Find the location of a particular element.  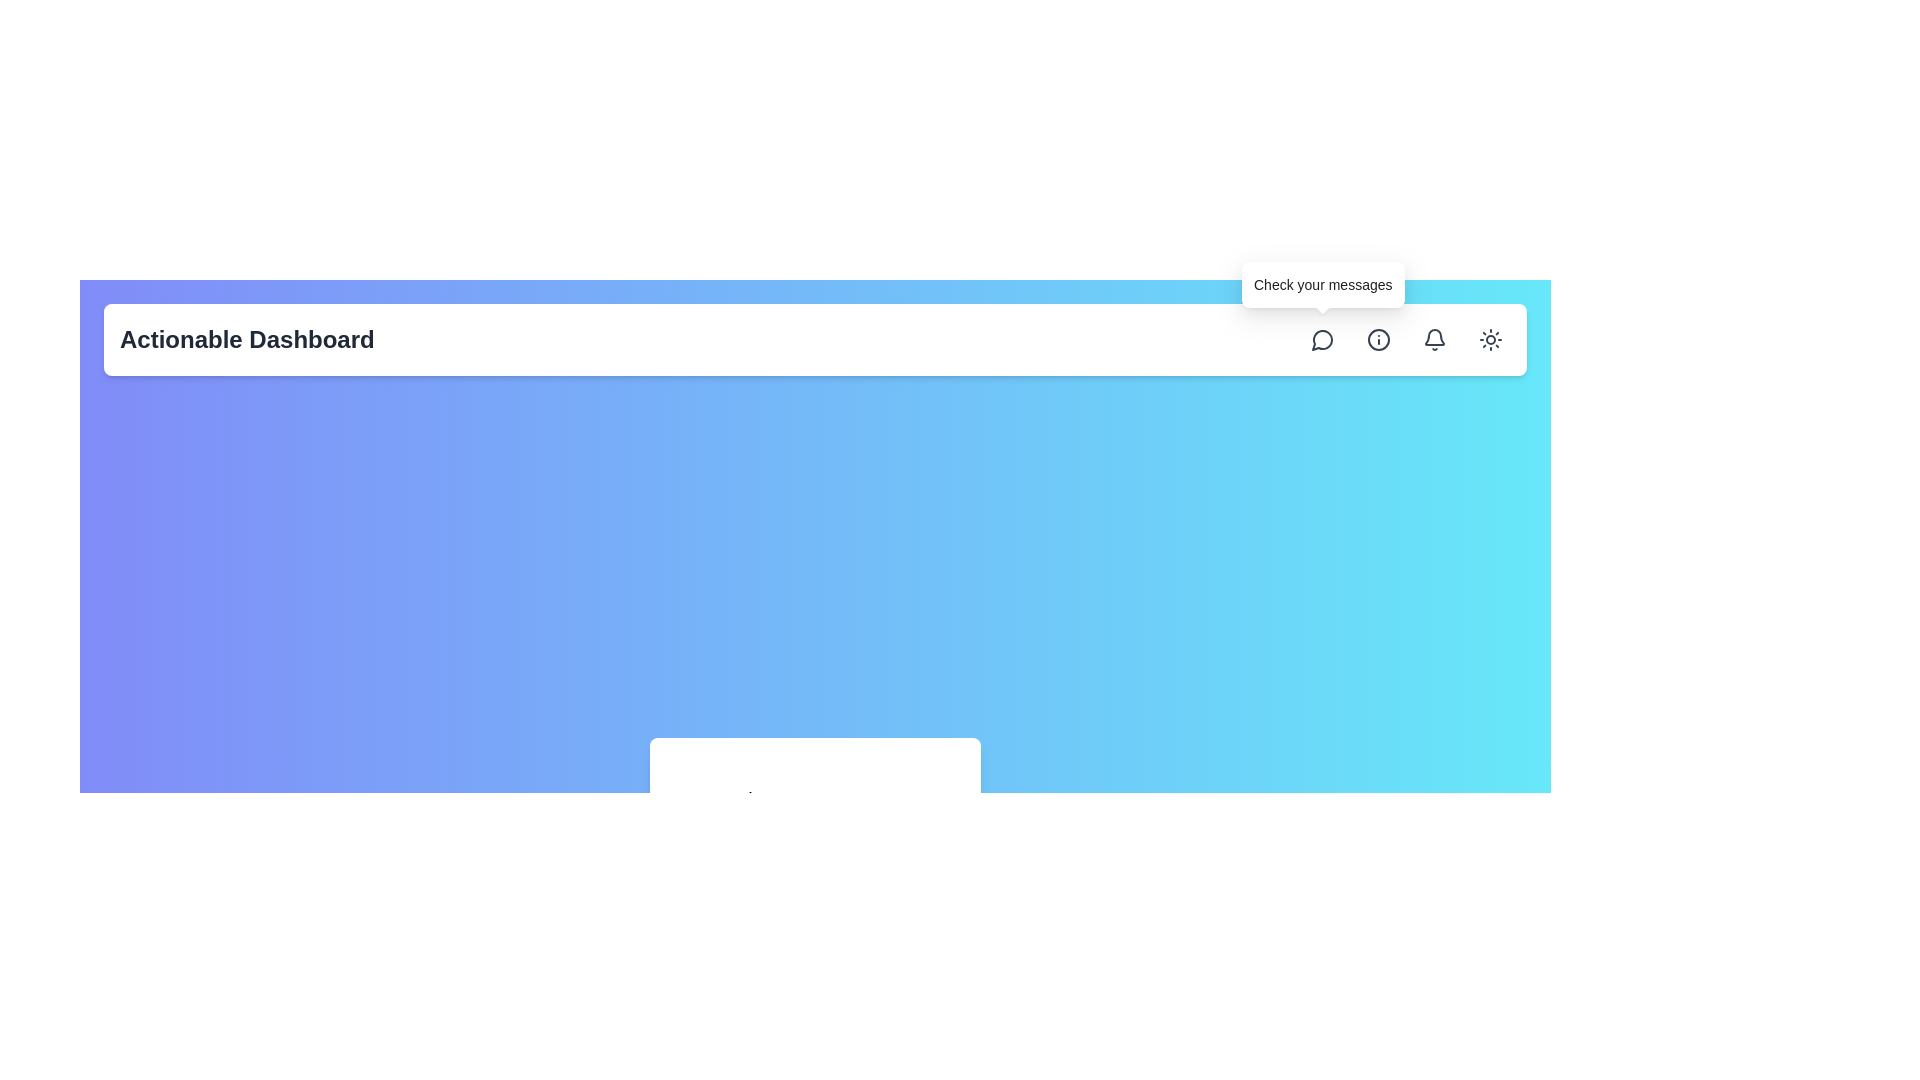

the bell-shaped notification icon located in the header section, second from the end is located at coordinates (1434, 338).